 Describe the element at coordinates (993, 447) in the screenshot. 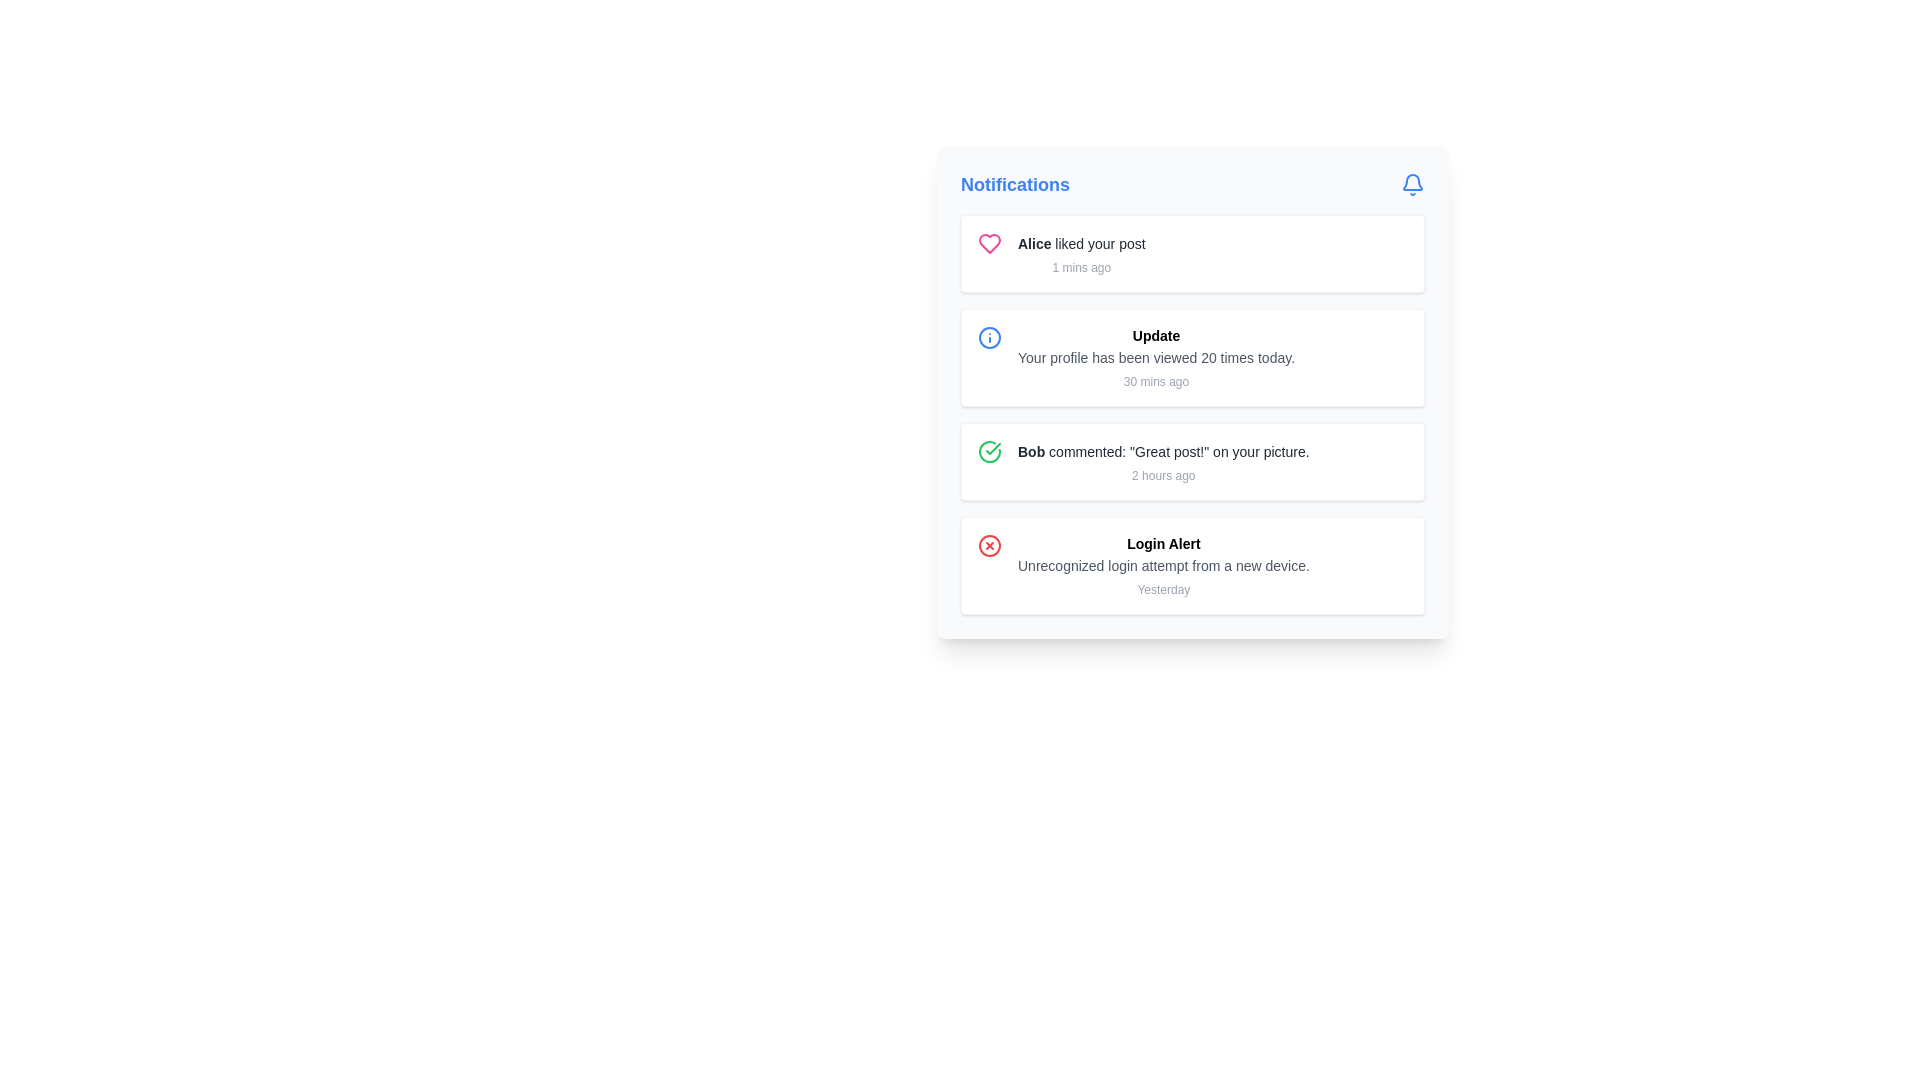

I see `green checkmark icon indicating success, located within the second notification item of a vertically stacked list, using developer tools` at that location.